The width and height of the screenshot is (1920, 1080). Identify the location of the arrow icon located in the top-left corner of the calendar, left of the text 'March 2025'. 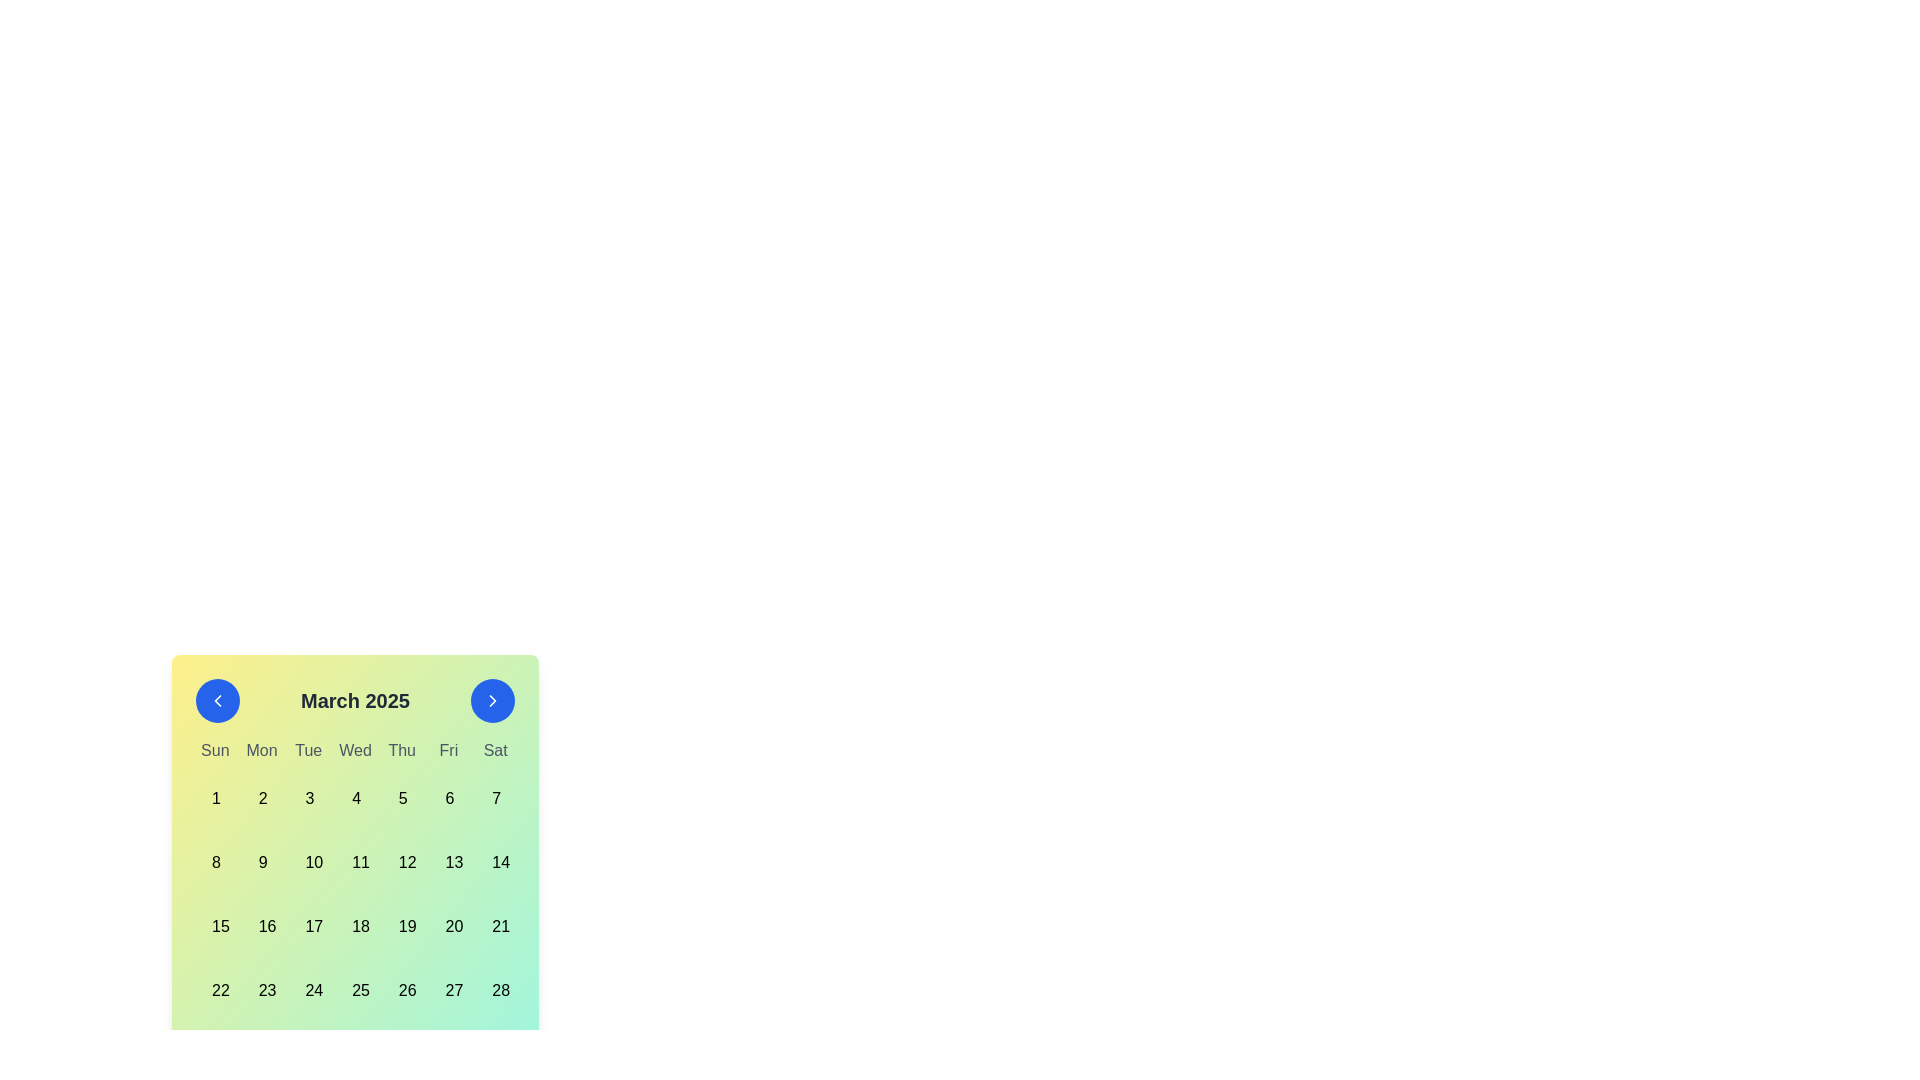
(217, 700).